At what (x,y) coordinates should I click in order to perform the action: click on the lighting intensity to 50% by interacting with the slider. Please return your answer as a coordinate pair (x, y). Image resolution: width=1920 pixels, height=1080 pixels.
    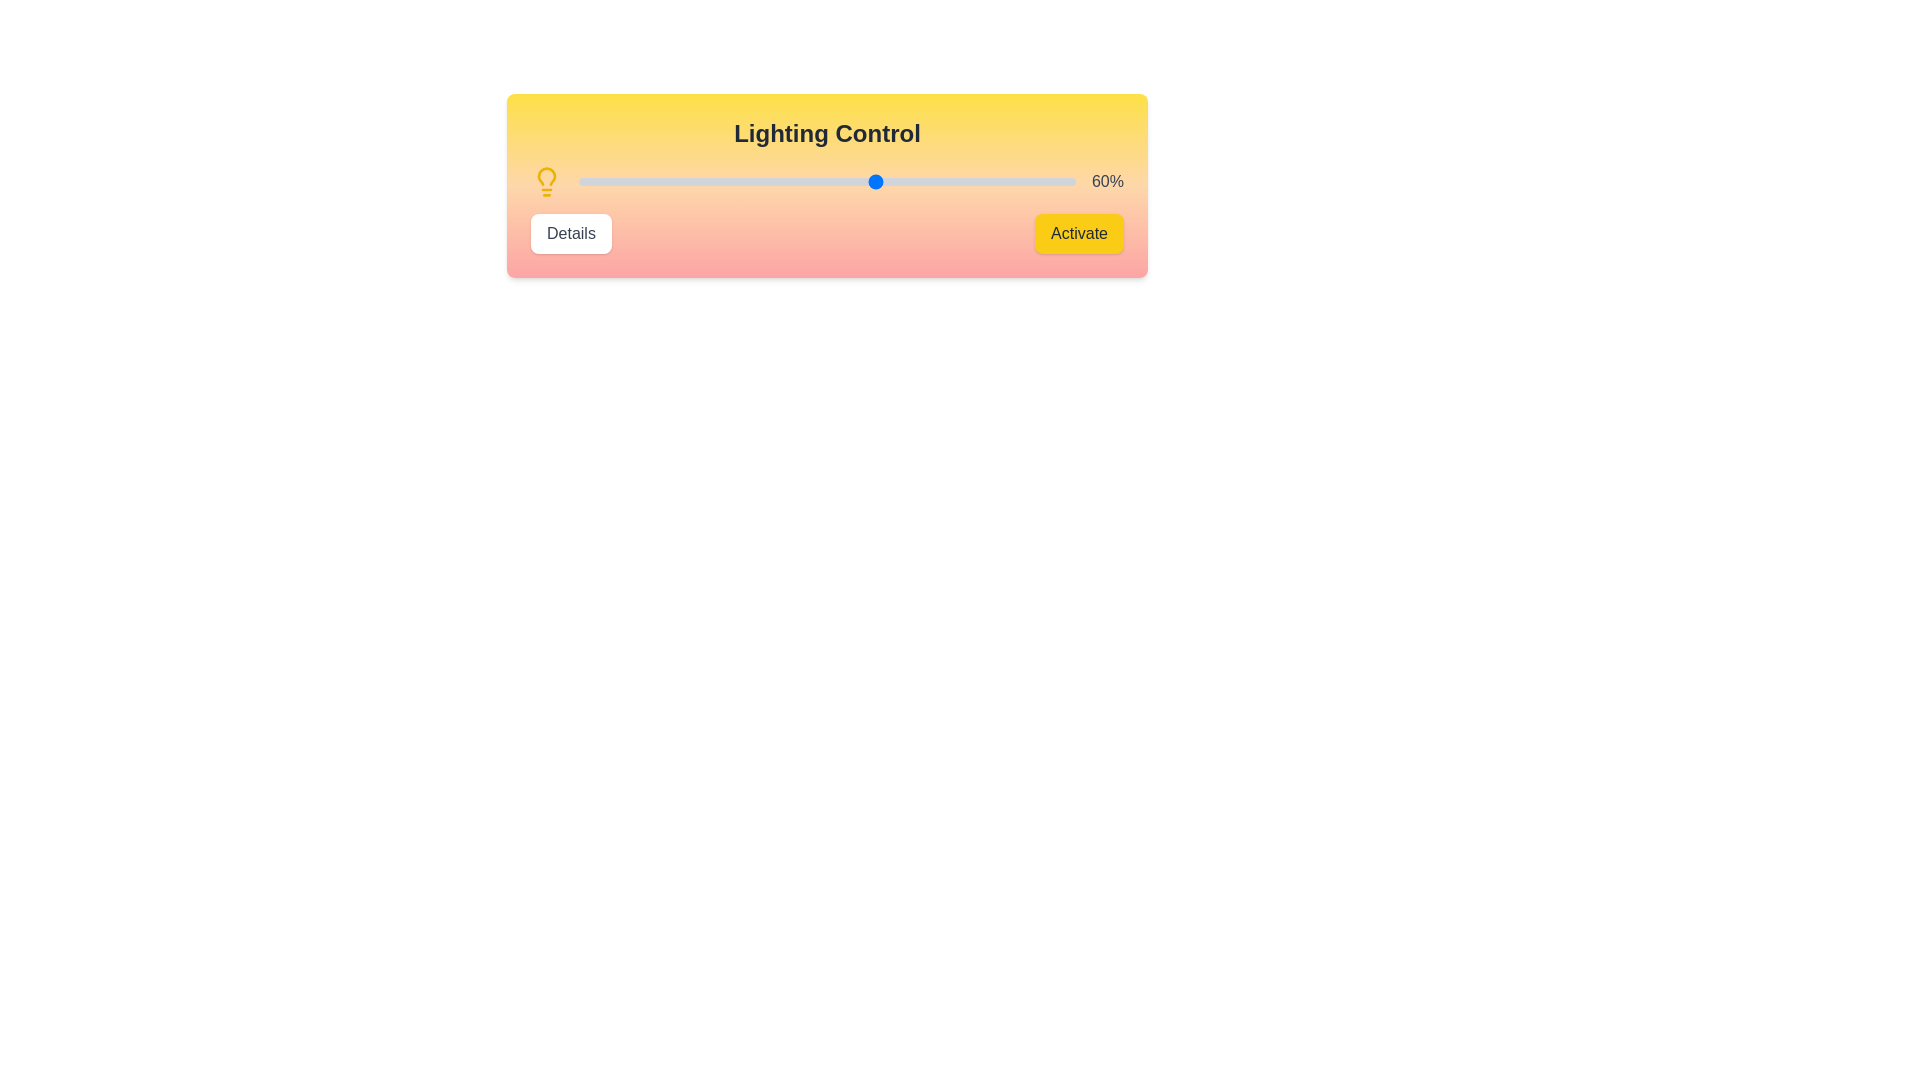
    Looking at the image, I should click on (826, 181).